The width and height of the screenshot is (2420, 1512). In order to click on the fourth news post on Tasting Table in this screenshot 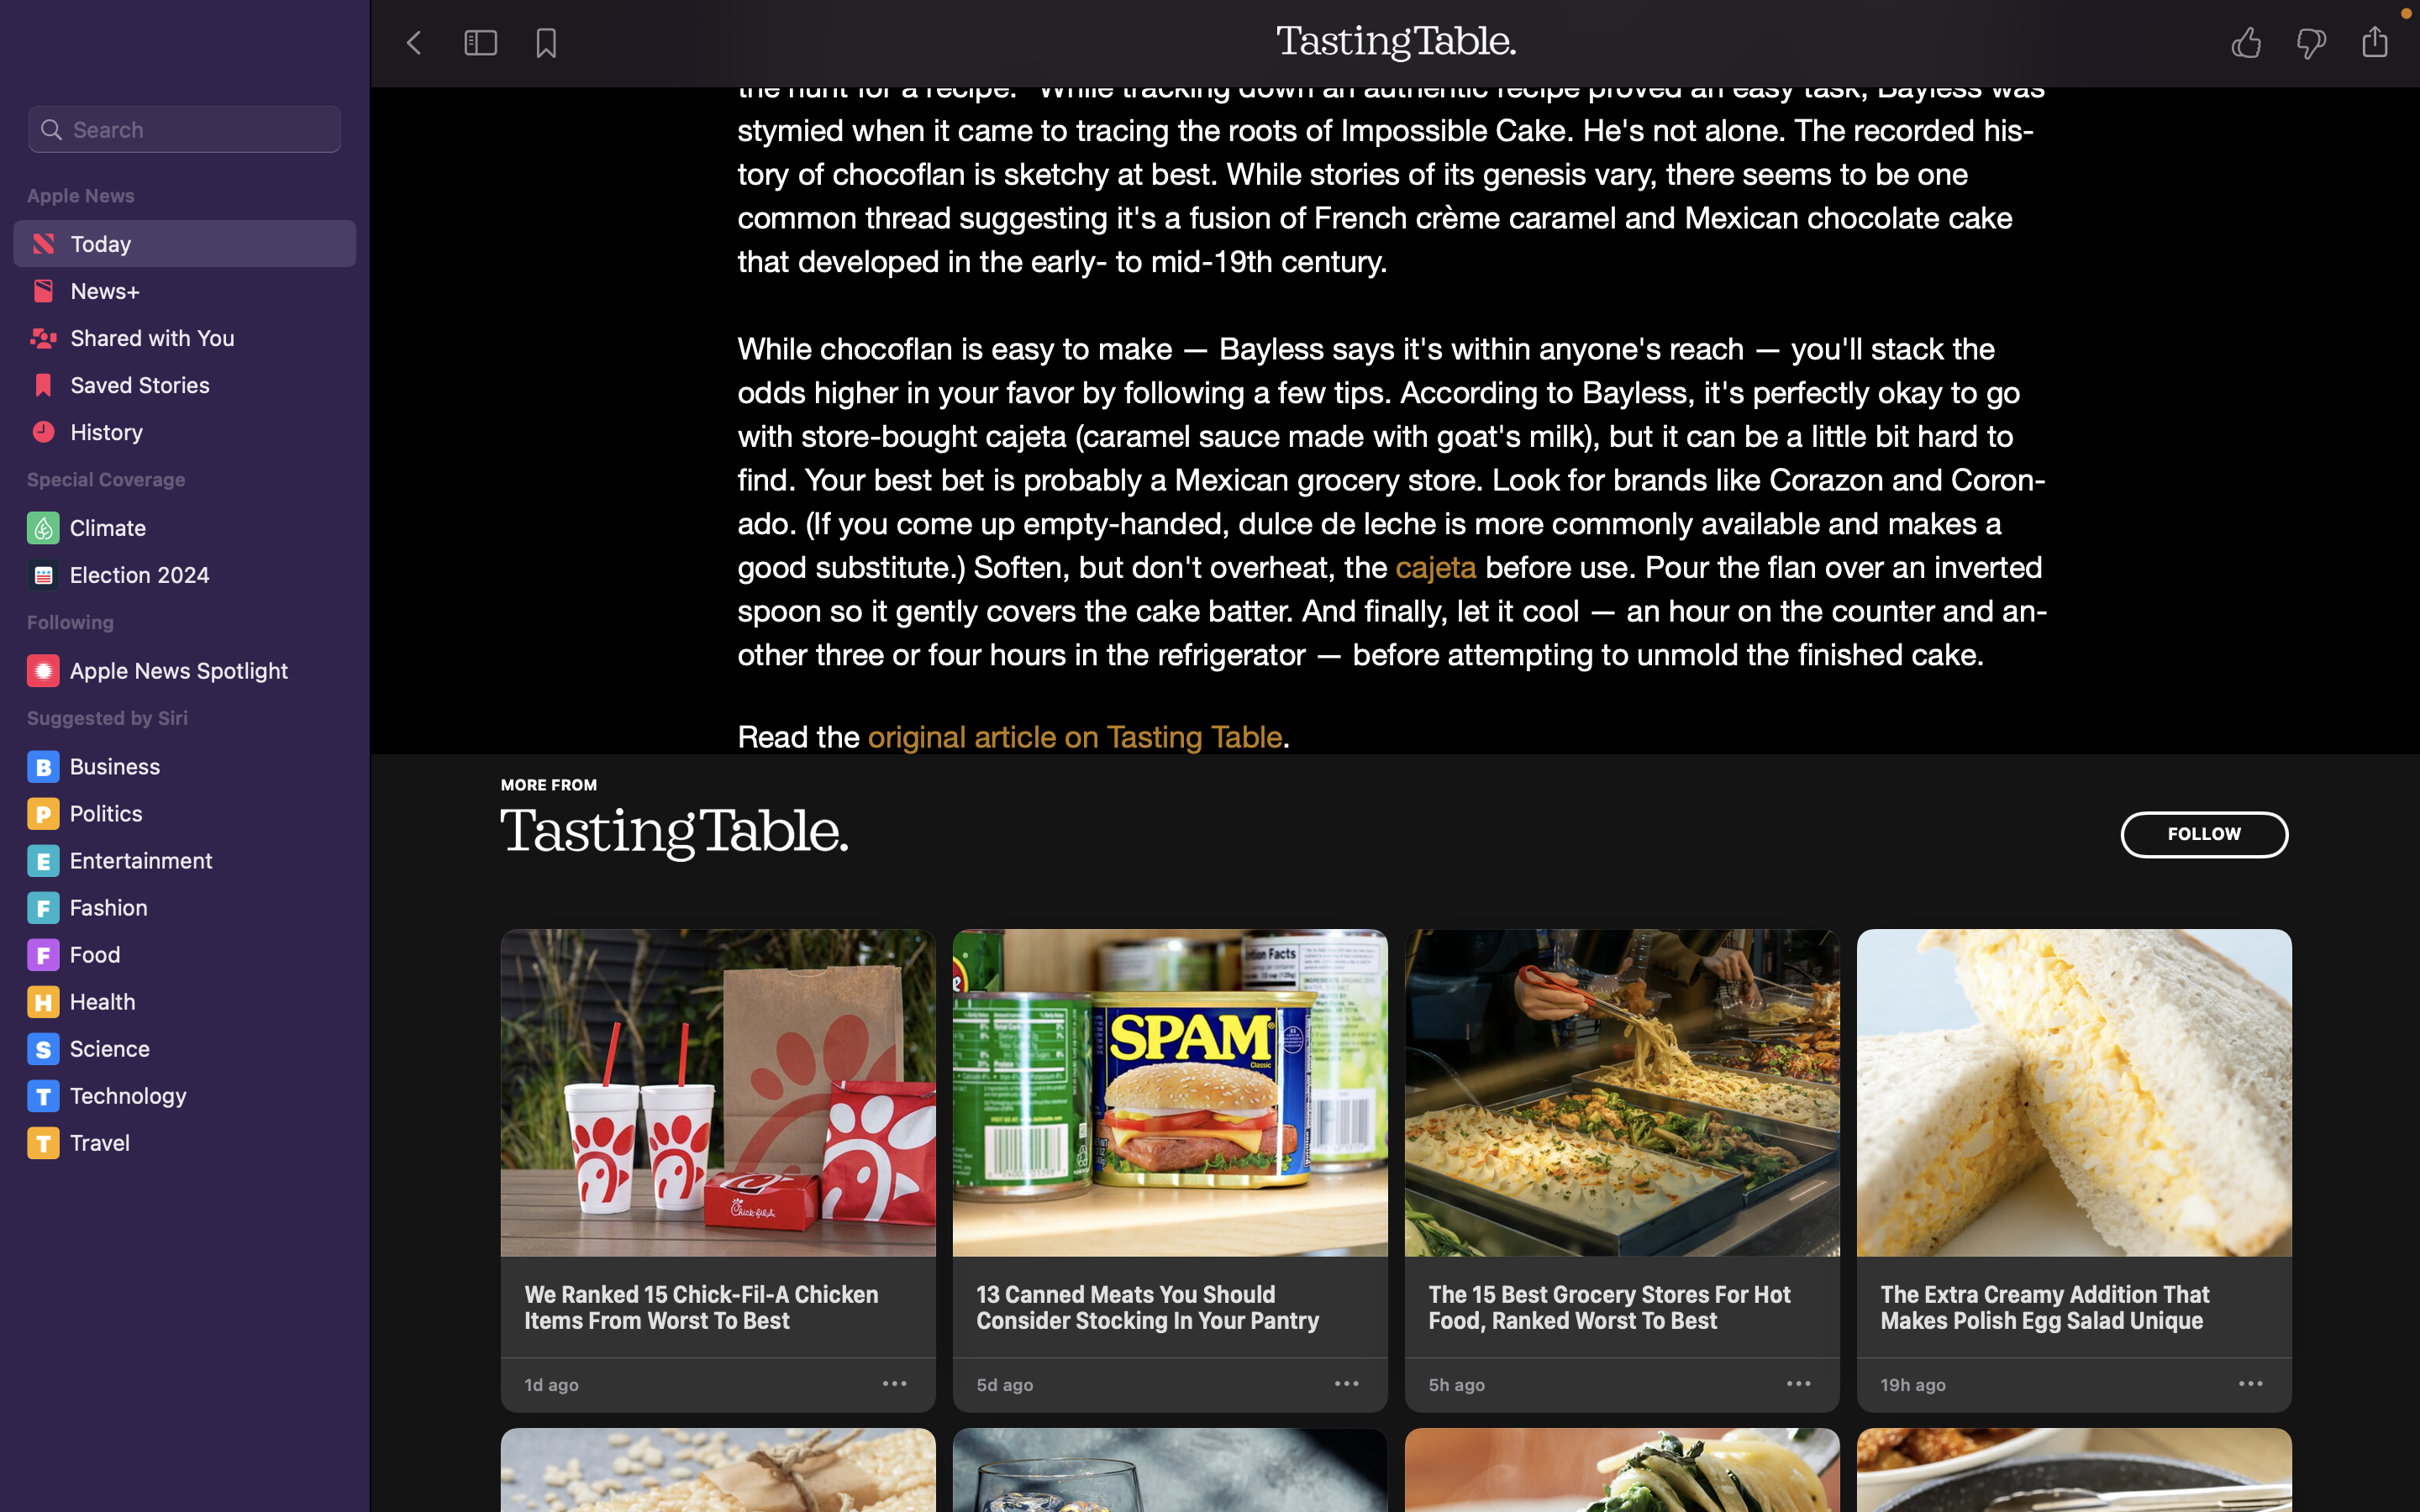, I will do `click(2073, 1143)`.